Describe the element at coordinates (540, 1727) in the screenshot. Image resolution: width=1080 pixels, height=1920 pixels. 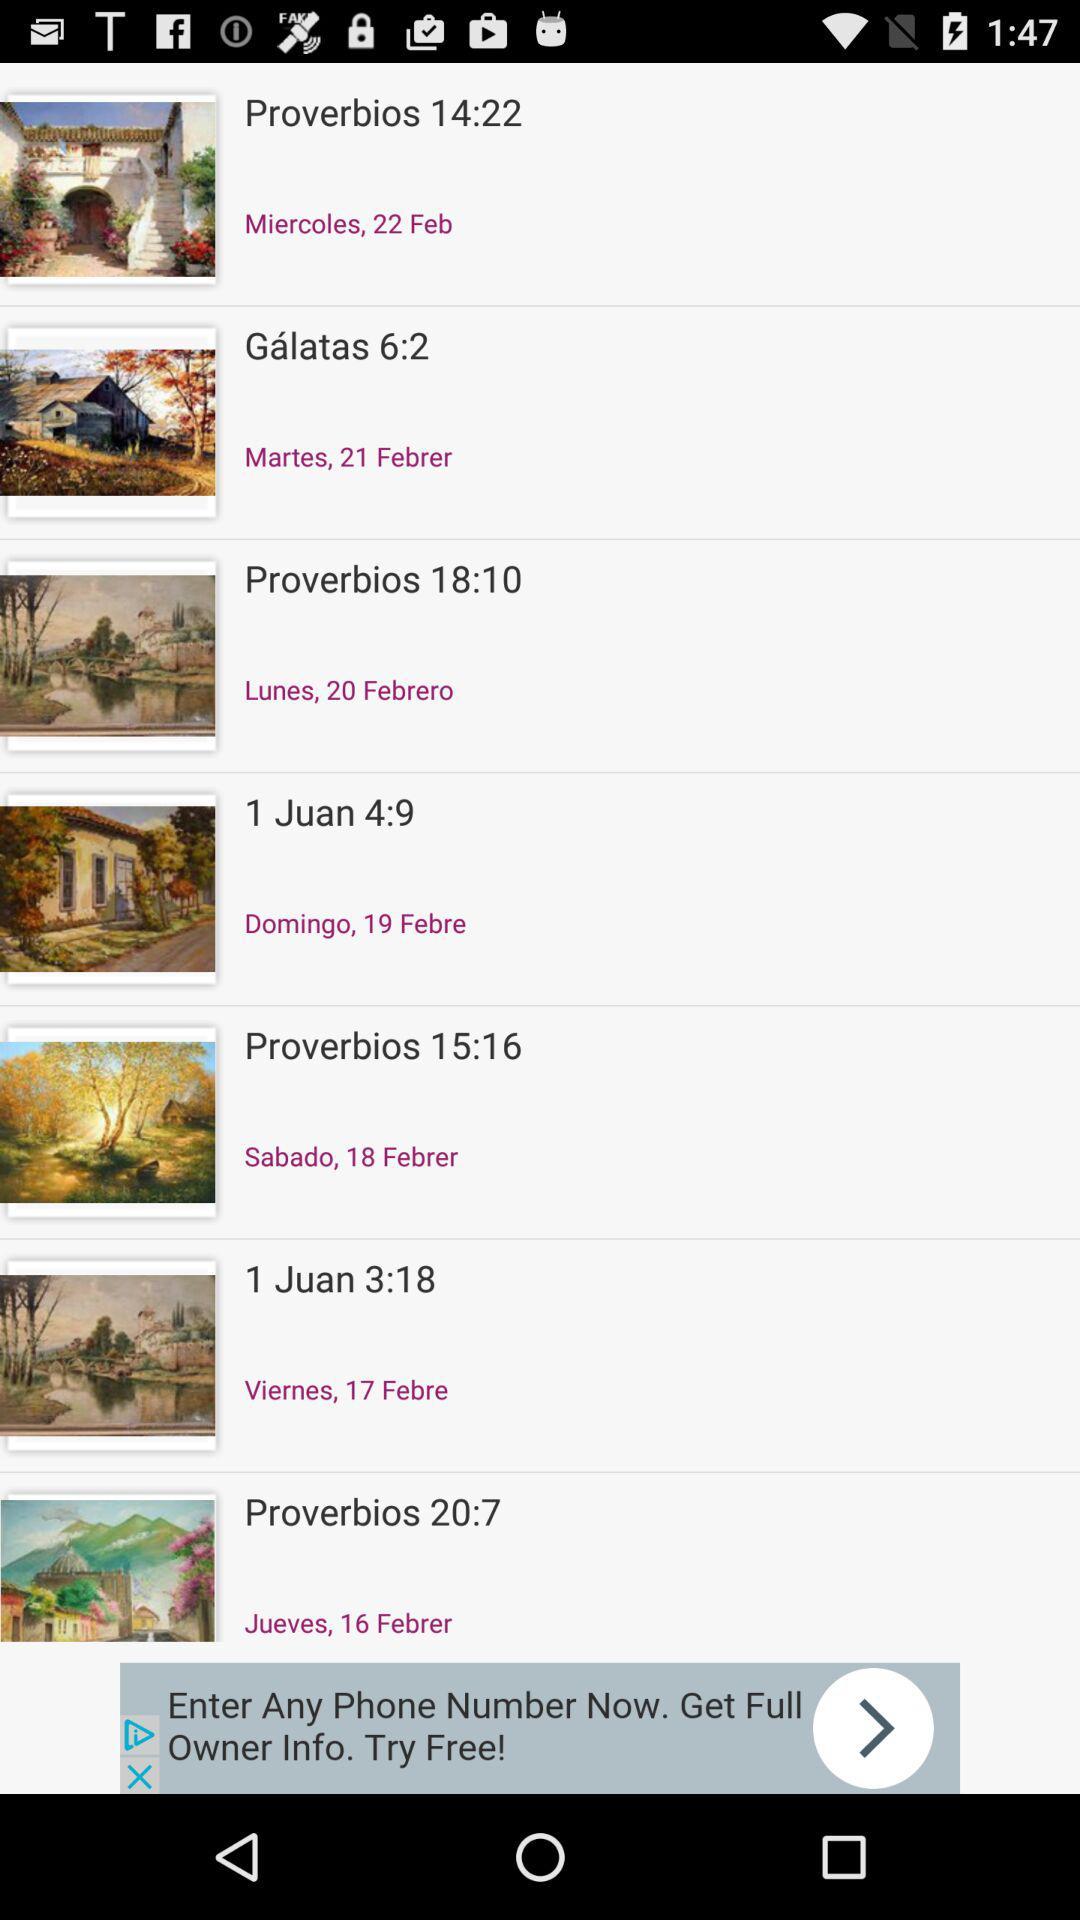
I see `advertisement` at that location.